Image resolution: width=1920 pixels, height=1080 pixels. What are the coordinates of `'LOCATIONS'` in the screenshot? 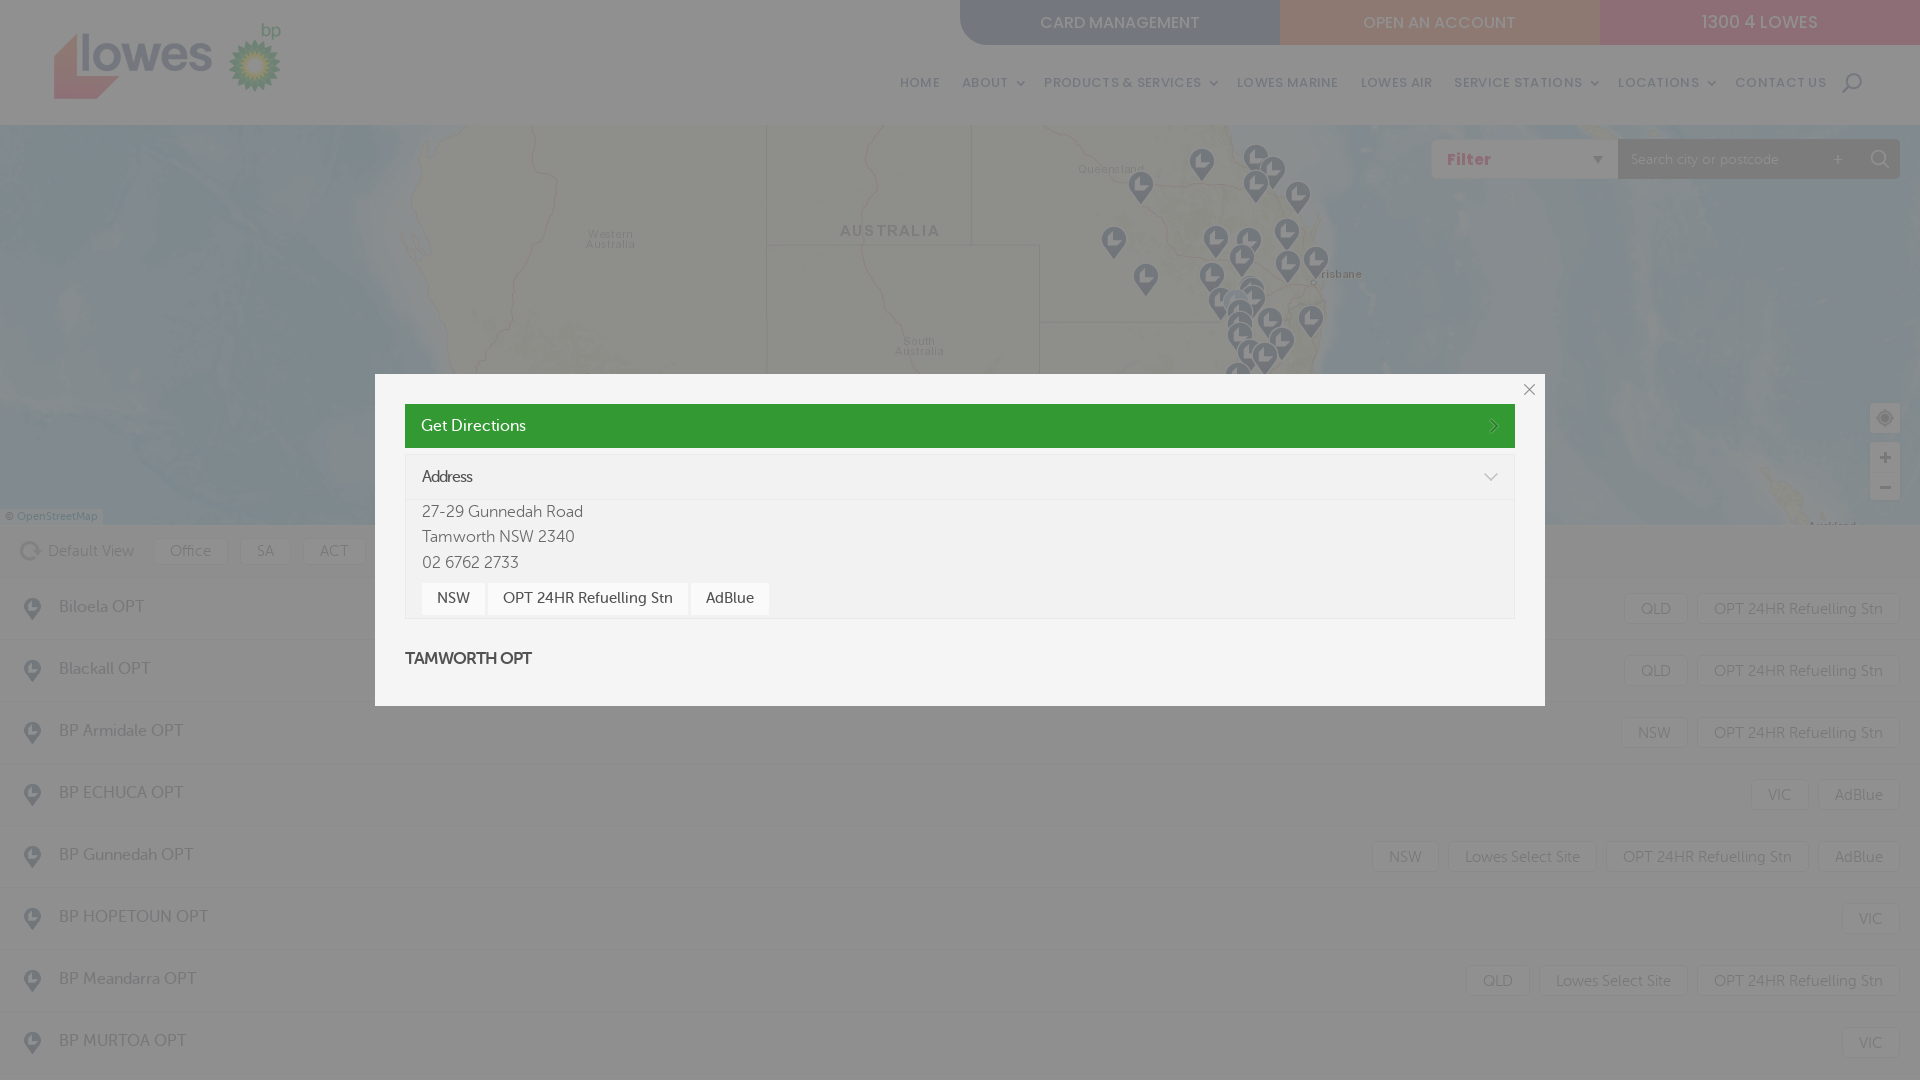 It's located at (1665, 82).